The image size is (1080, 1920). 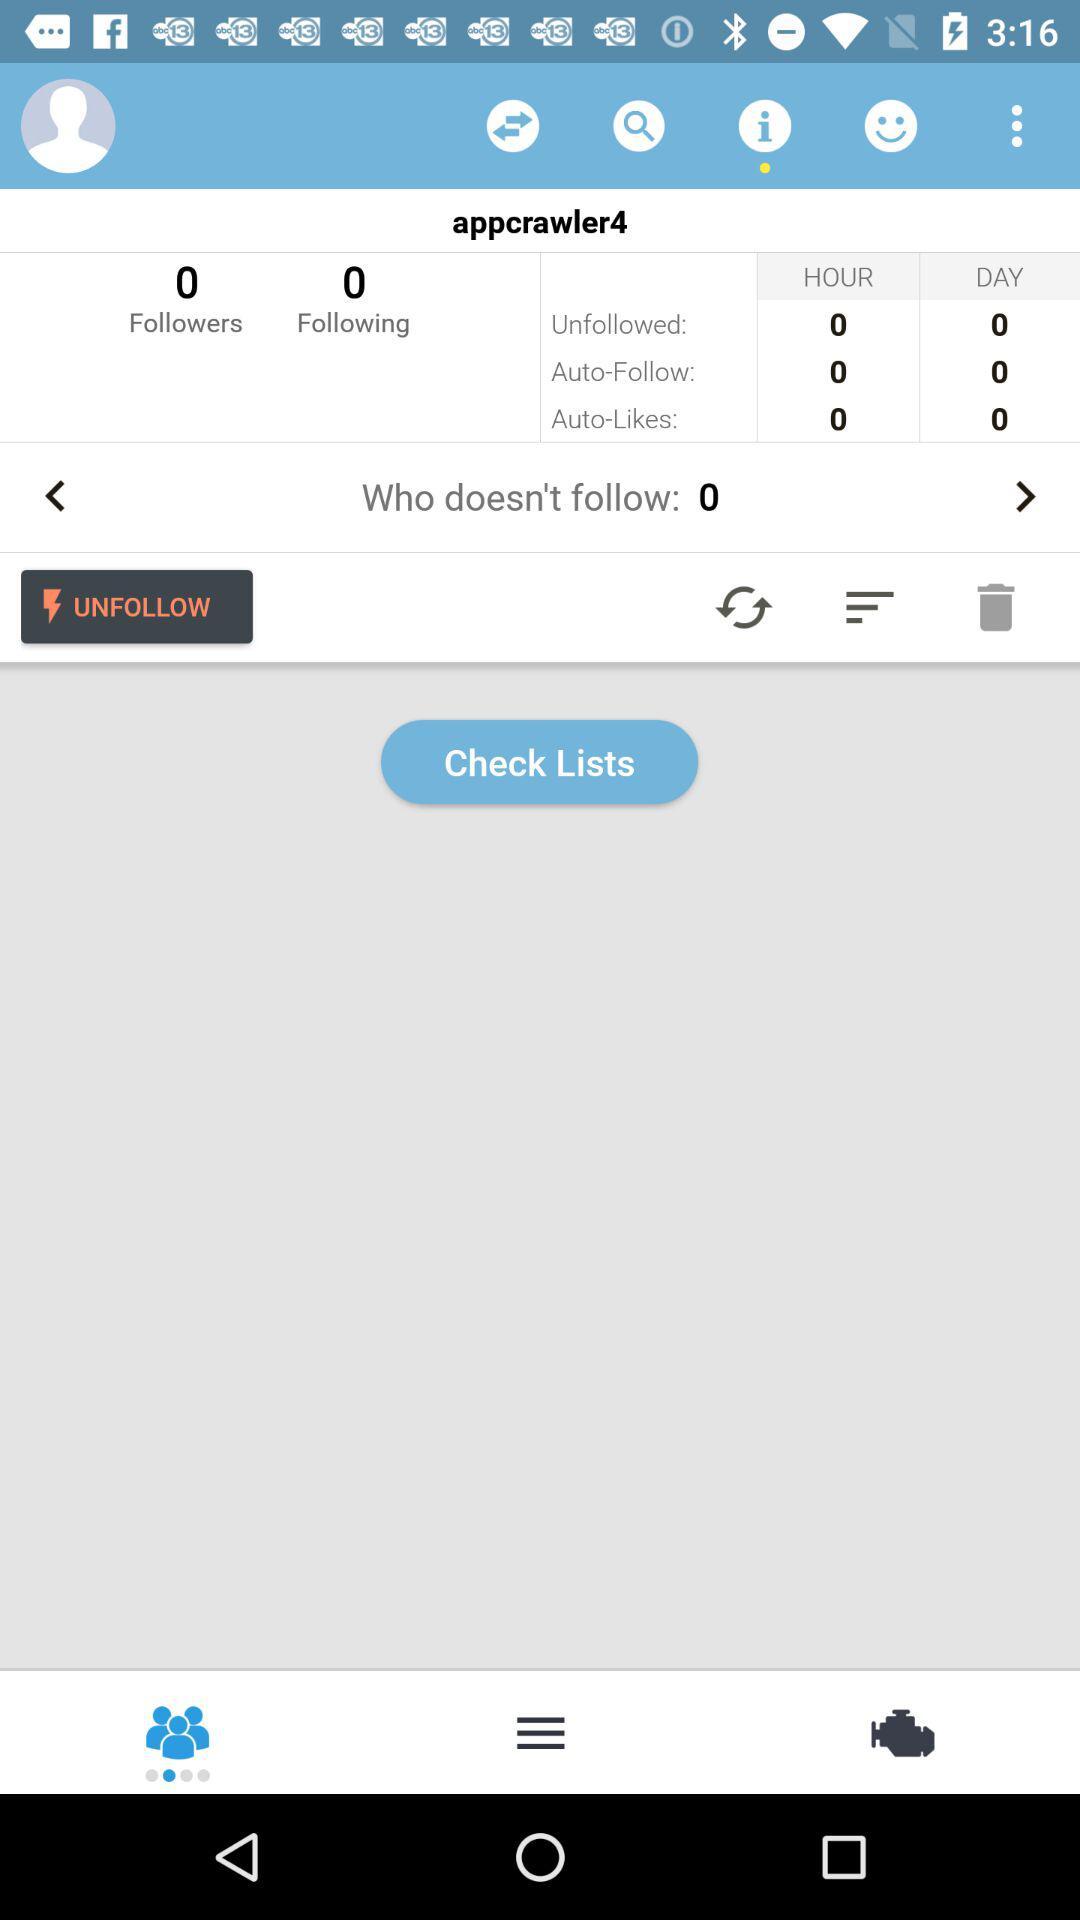 What do you see at coordinates (869, 606) in the screenshot?
I see `the filter_list icon` at bounding box center [869, 606].